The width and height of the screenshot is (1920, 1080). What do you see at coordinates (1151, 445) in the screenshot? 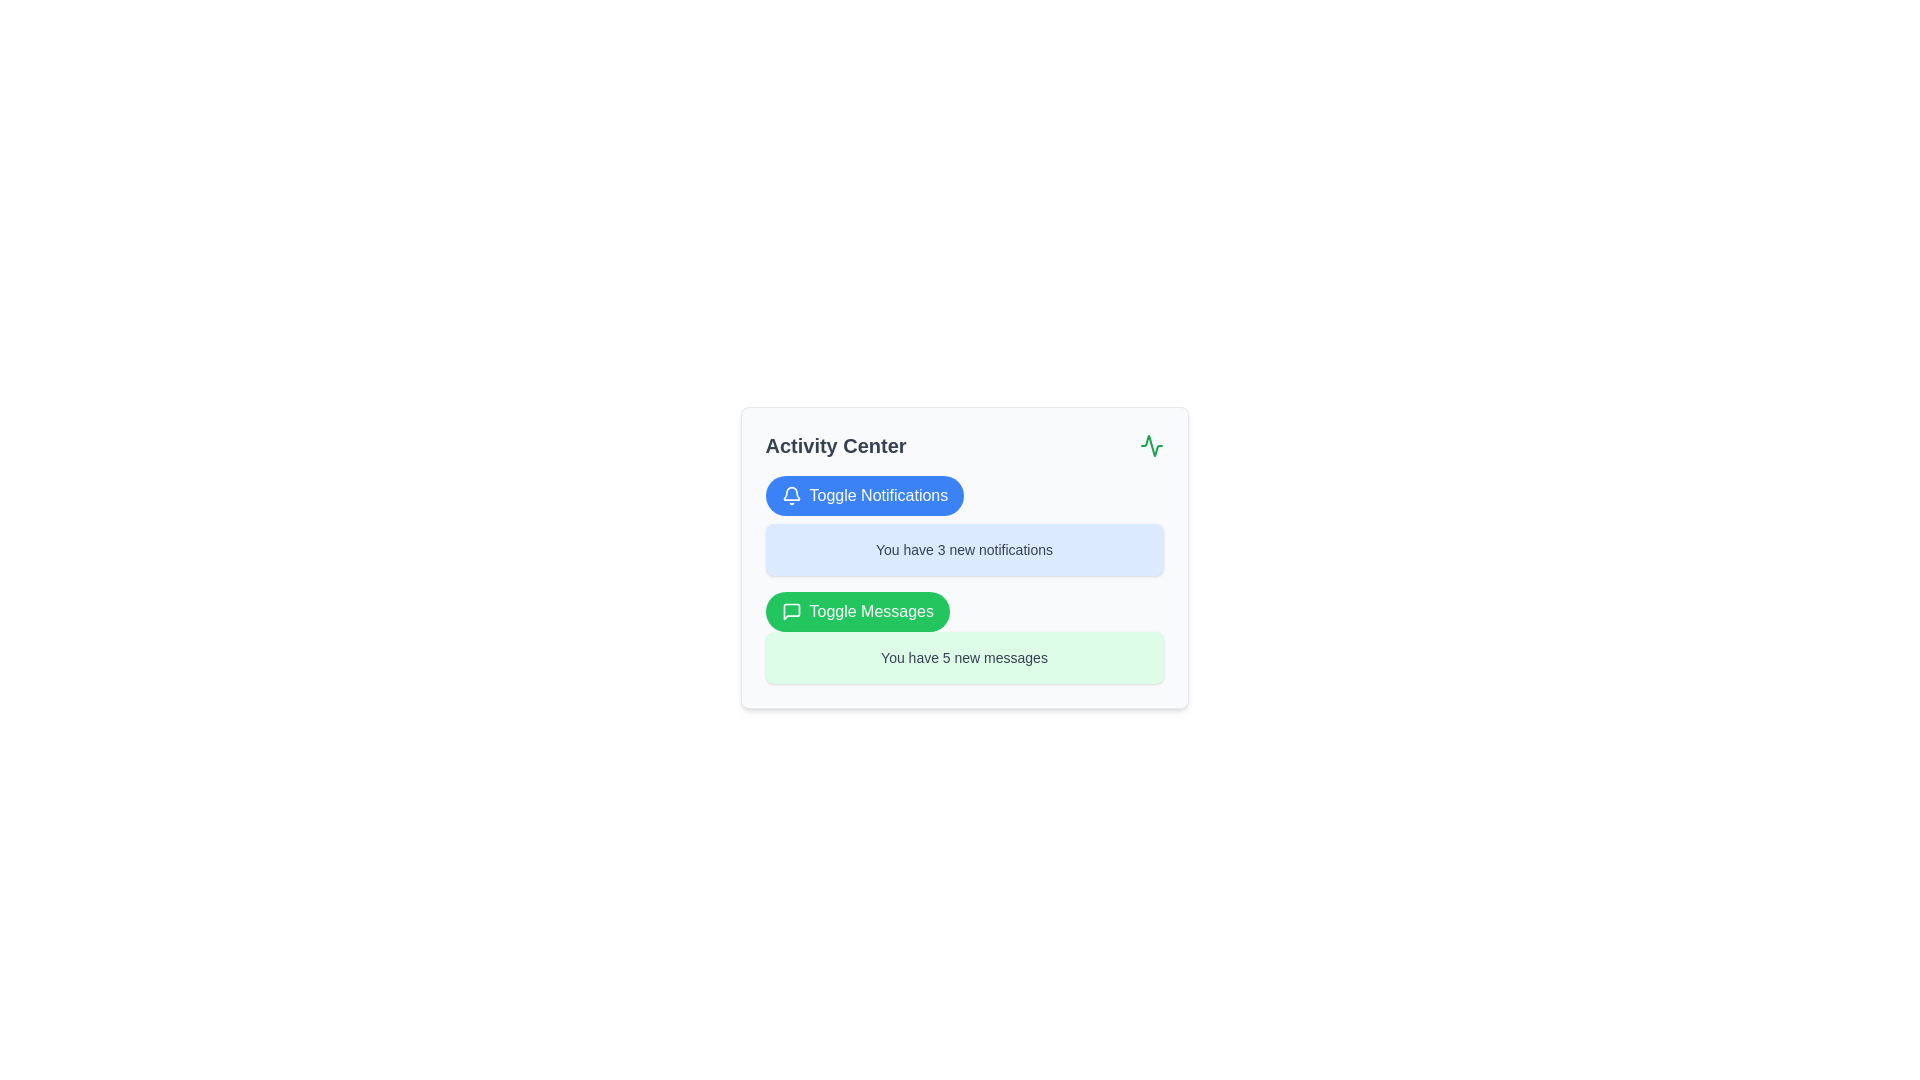
I see `the small green pulse icon located at the top-right corner of the 'Activity Center' section` at bounding box center [1151, 445].